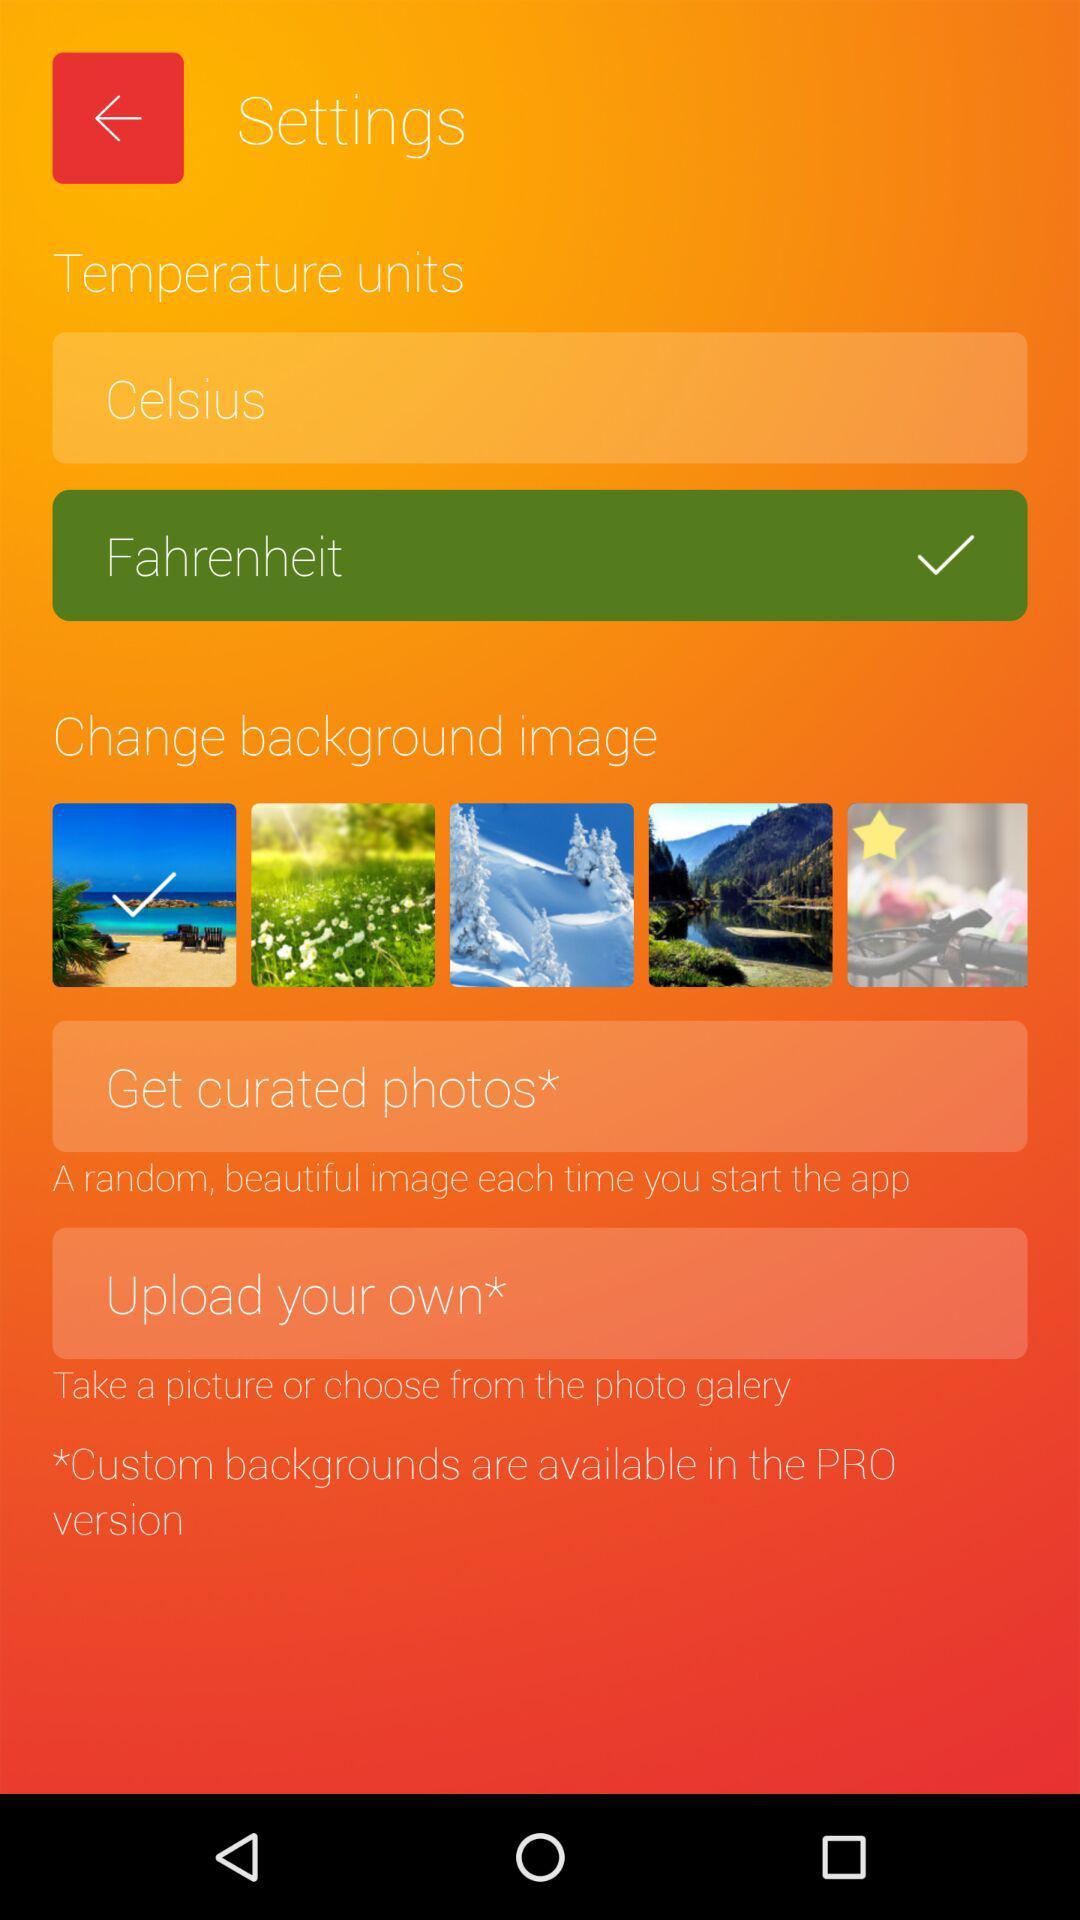  Describe the element at coordinates (540, 555) in the screenshot. I see `fahrenheit item` at that location.